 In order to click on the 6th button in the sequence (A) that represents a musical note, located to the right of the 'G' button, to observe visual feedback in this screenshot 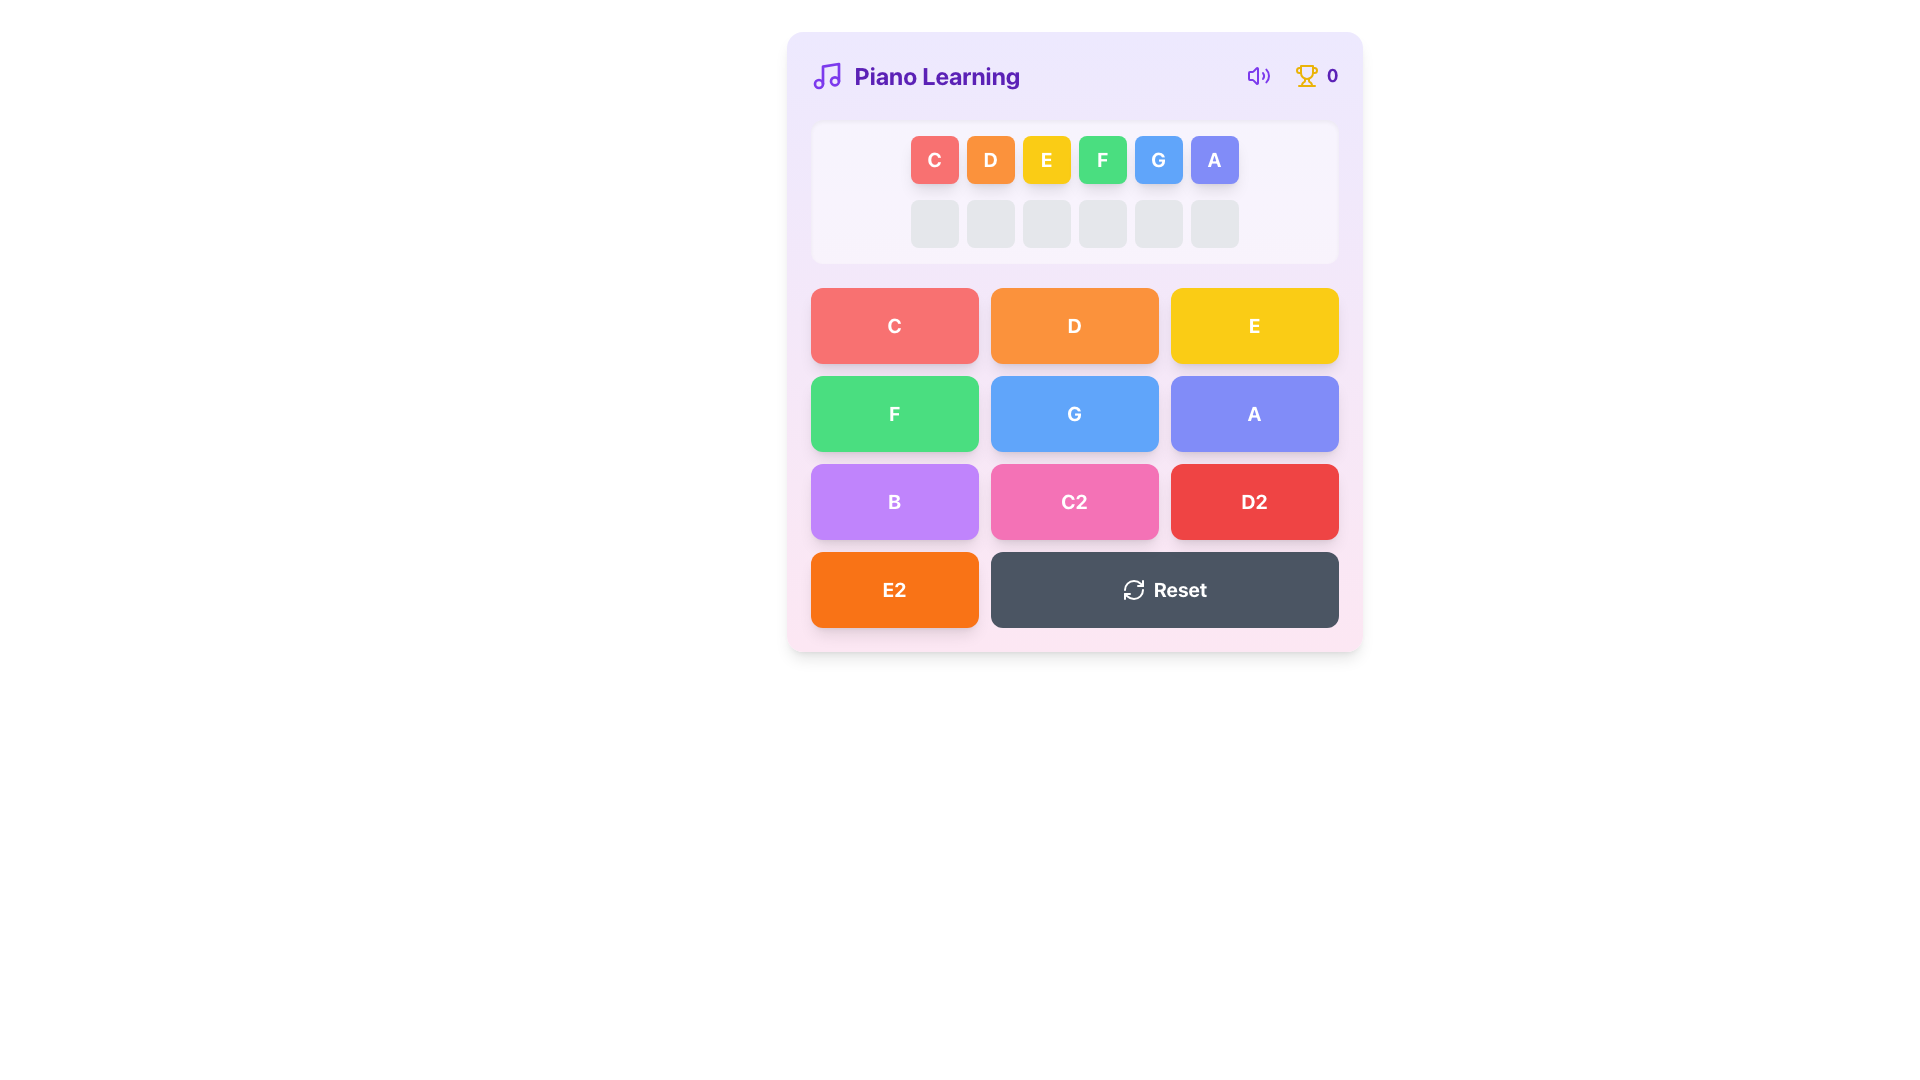, I will do `click(1213, 158)`.